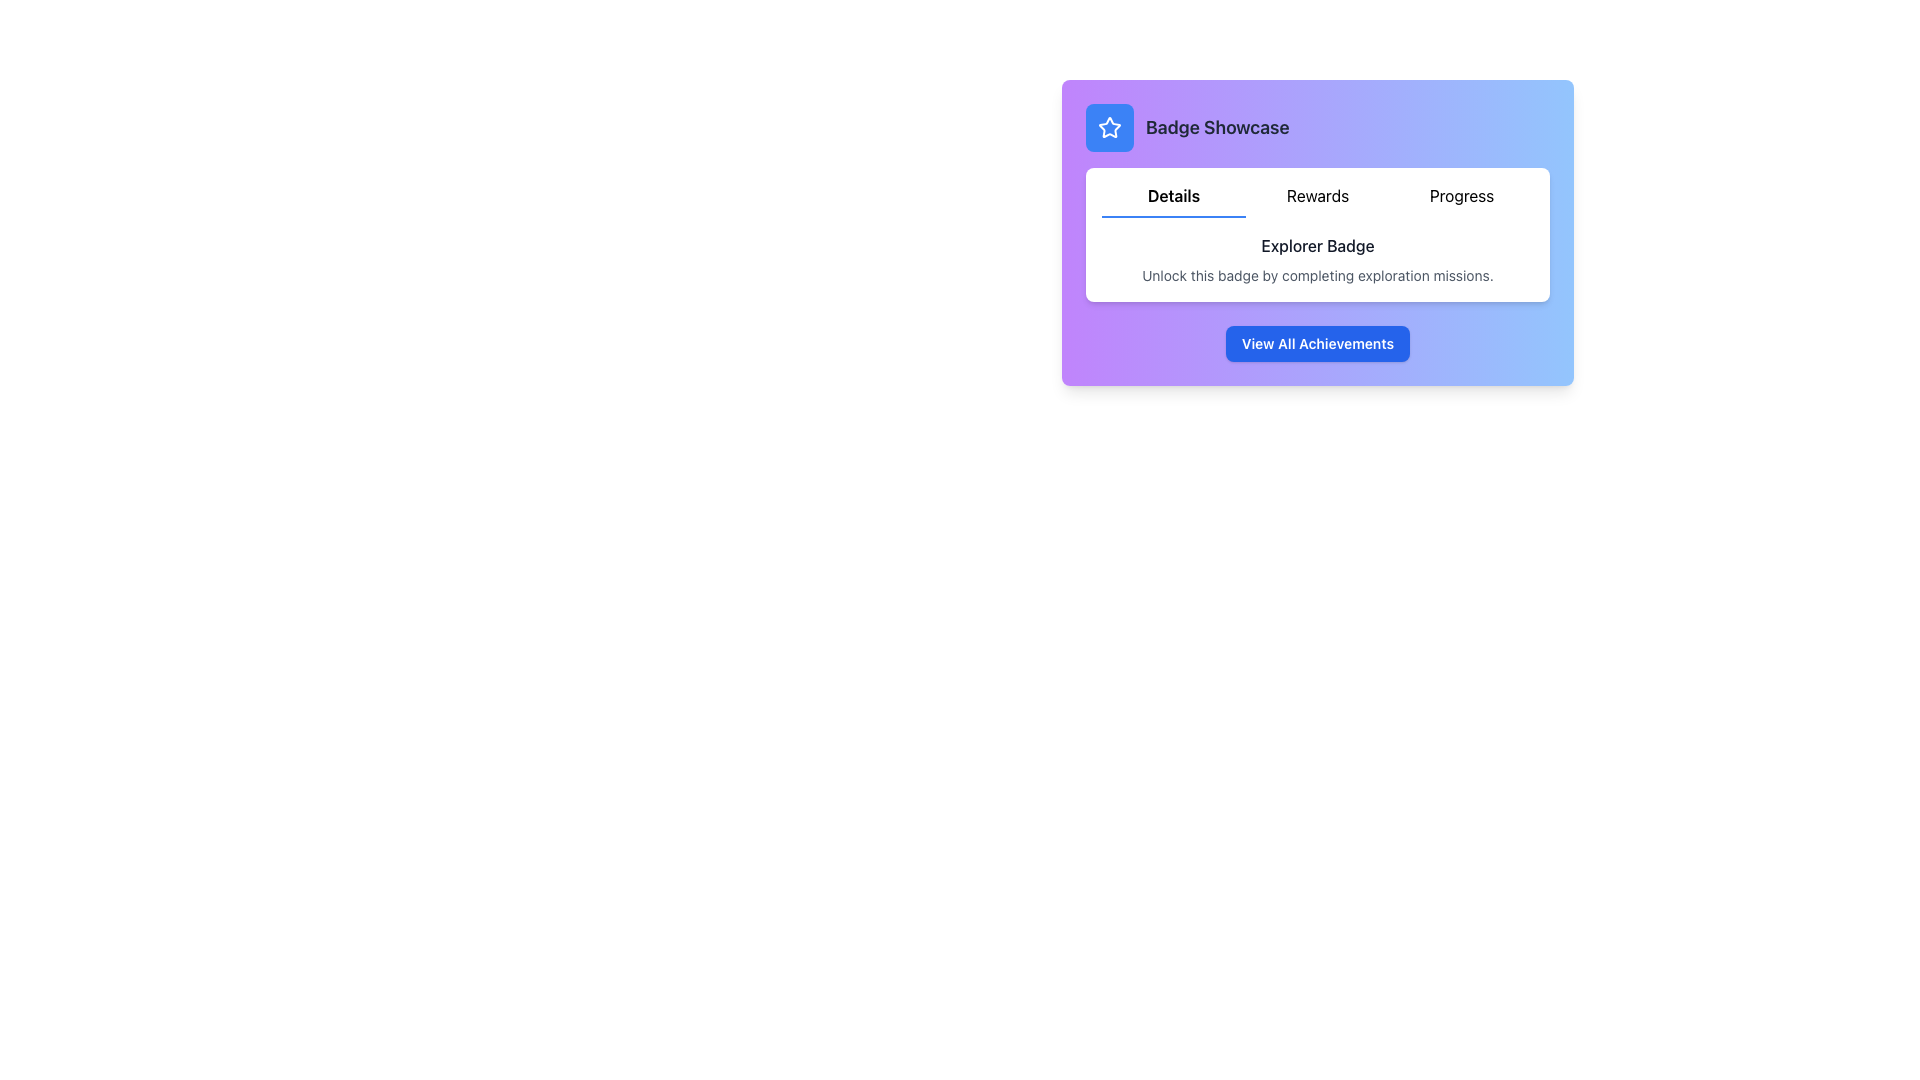 The width and height of the screenshot is (1920, 1080). I want to click on the 'Rewards' text-based navigation tab, so click(1318, 200).